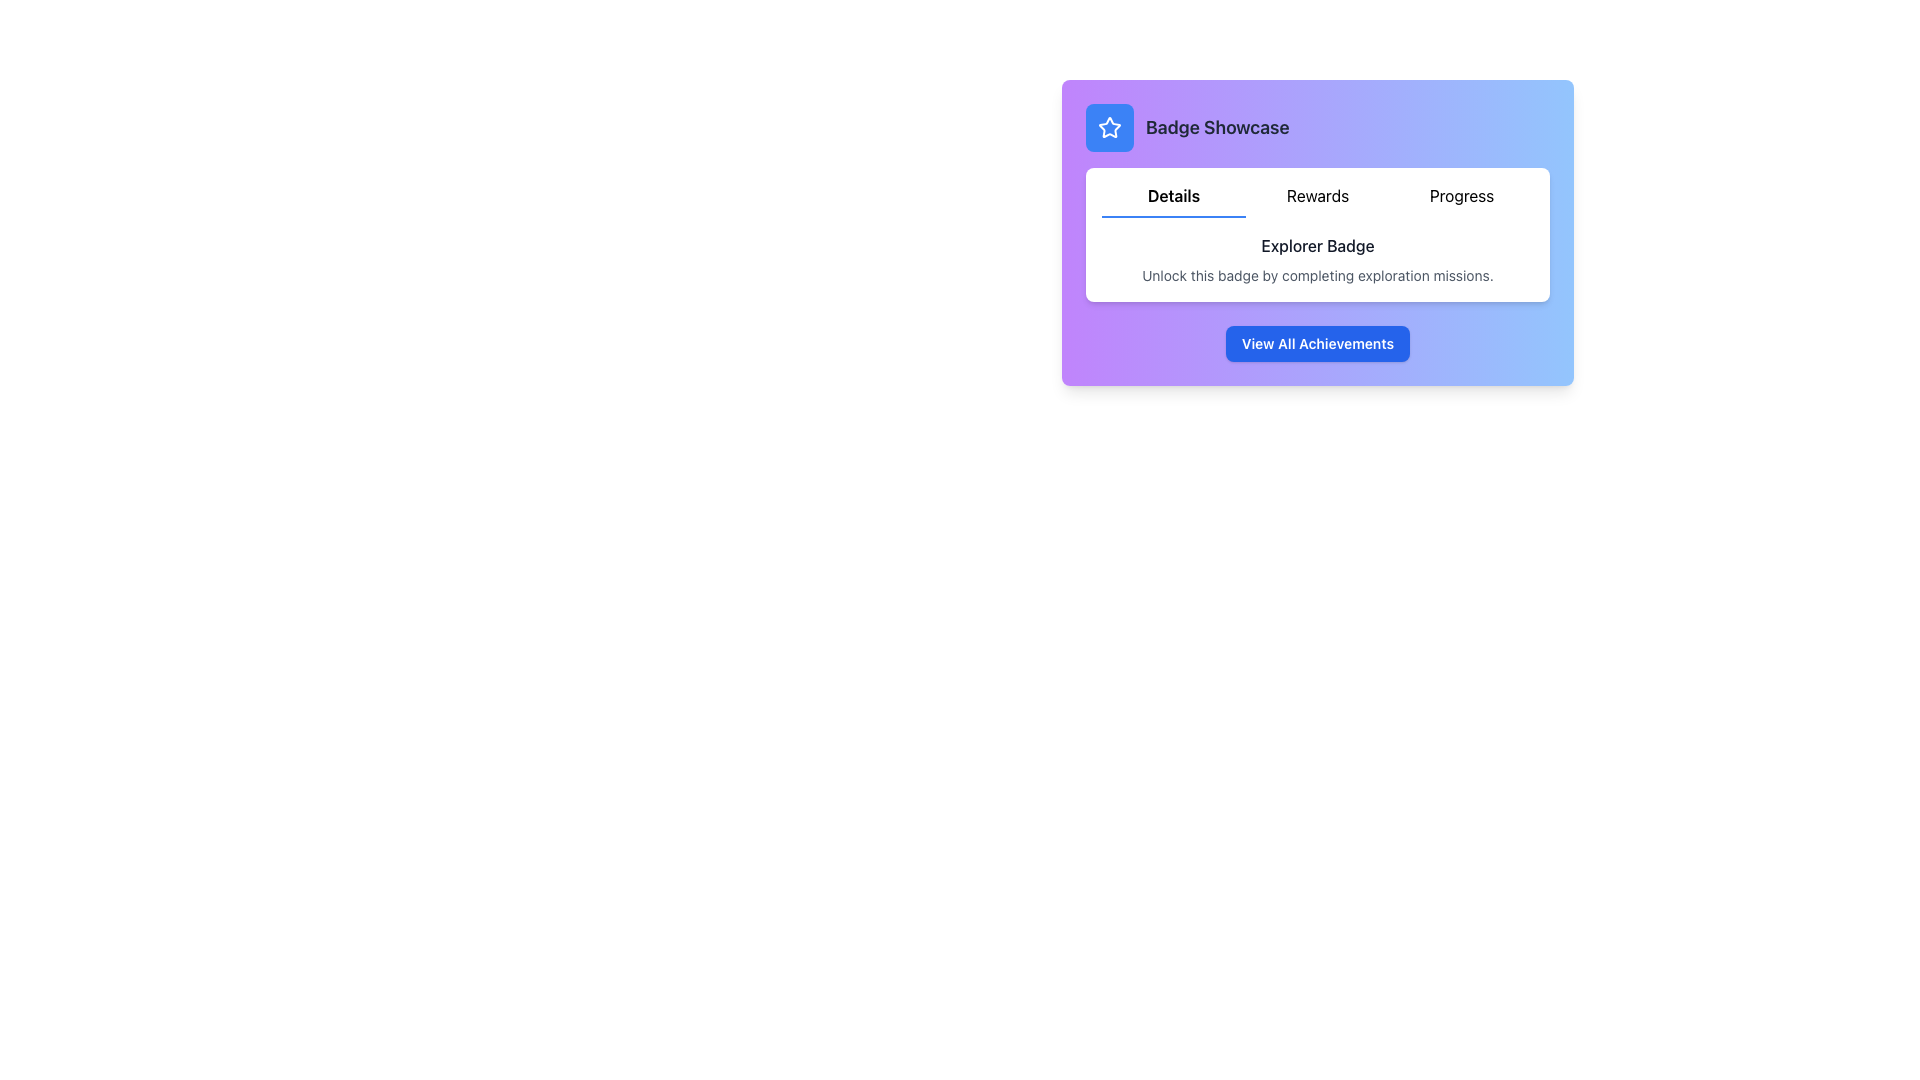 The width and height of the screenshot is (1920, 1080). I want to click on the 'Rewards' text-based navigation tab, so click(1318, 200).